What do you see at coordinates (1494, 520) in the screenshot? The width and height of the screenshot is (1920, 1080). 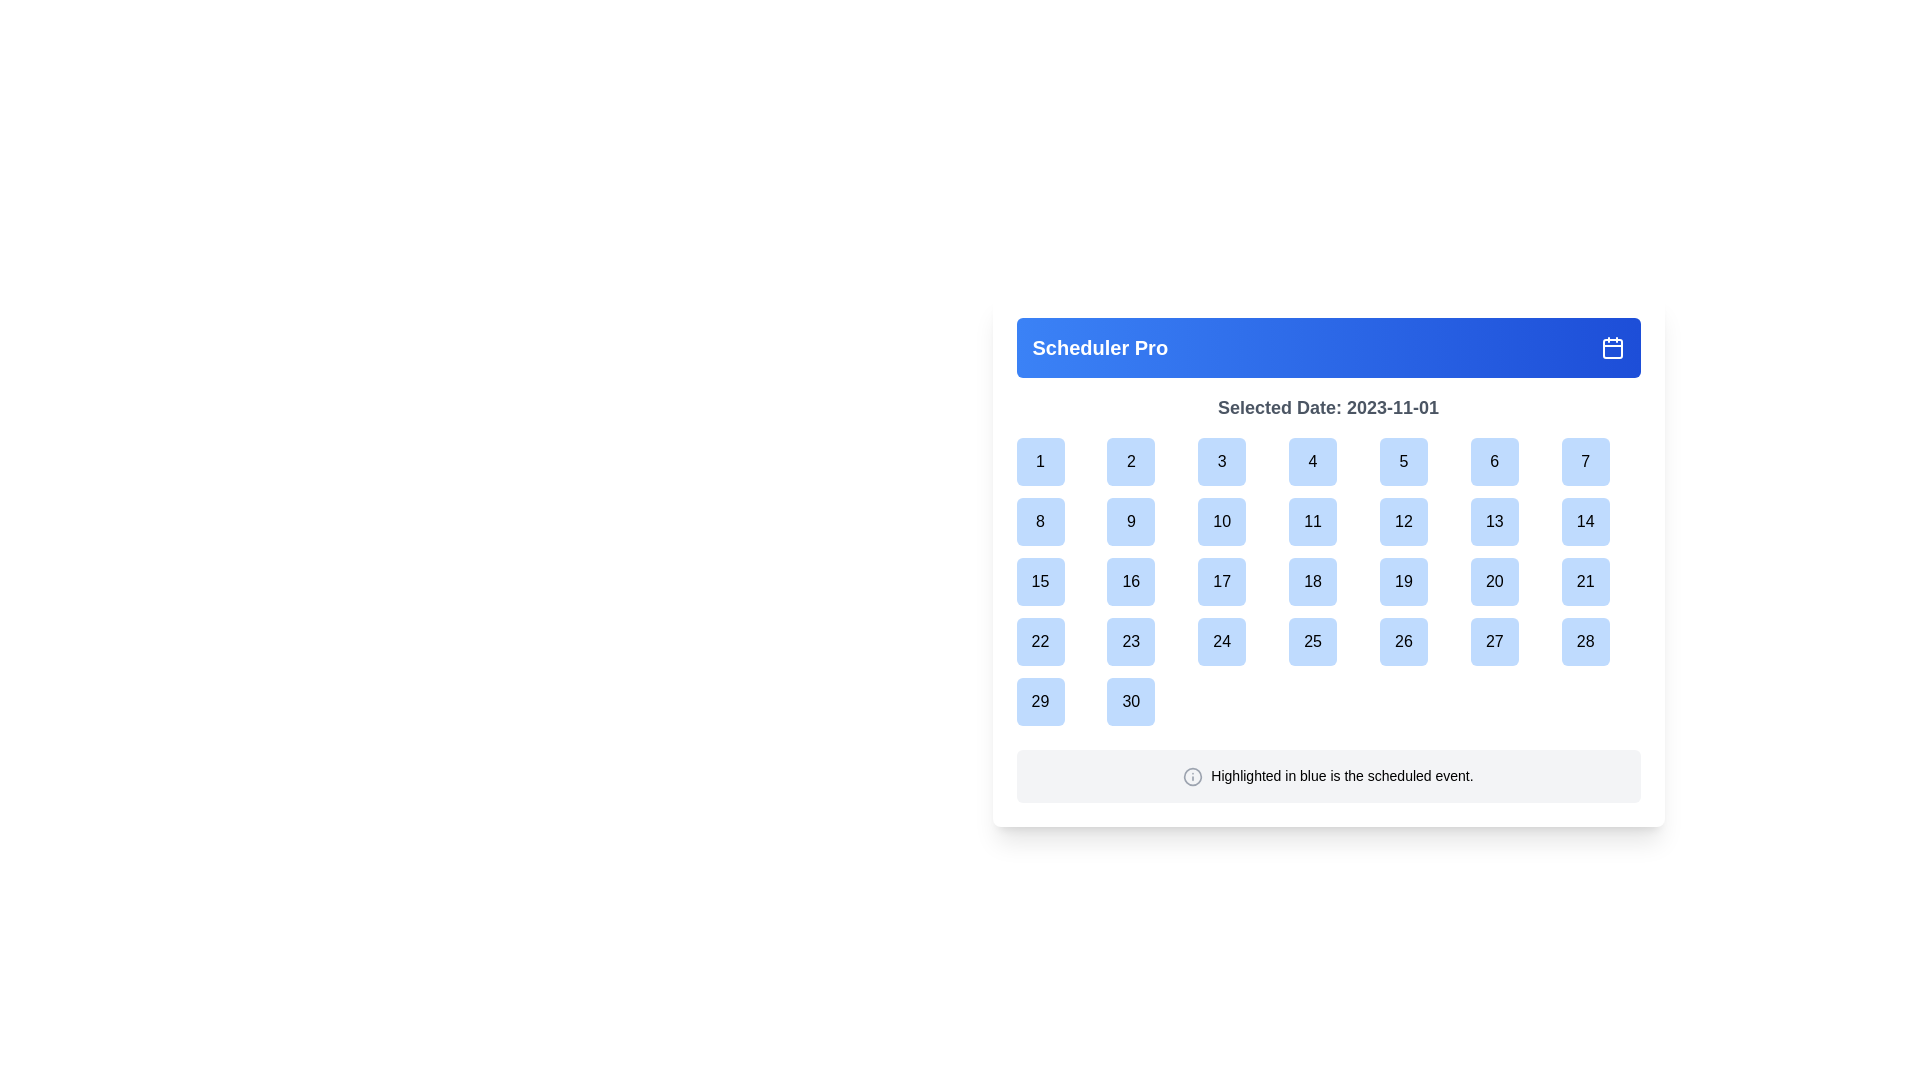 I see `the Interactive Calendar Day Cell representing the 13th day of November 2023` at bounding box center [1494, 520].